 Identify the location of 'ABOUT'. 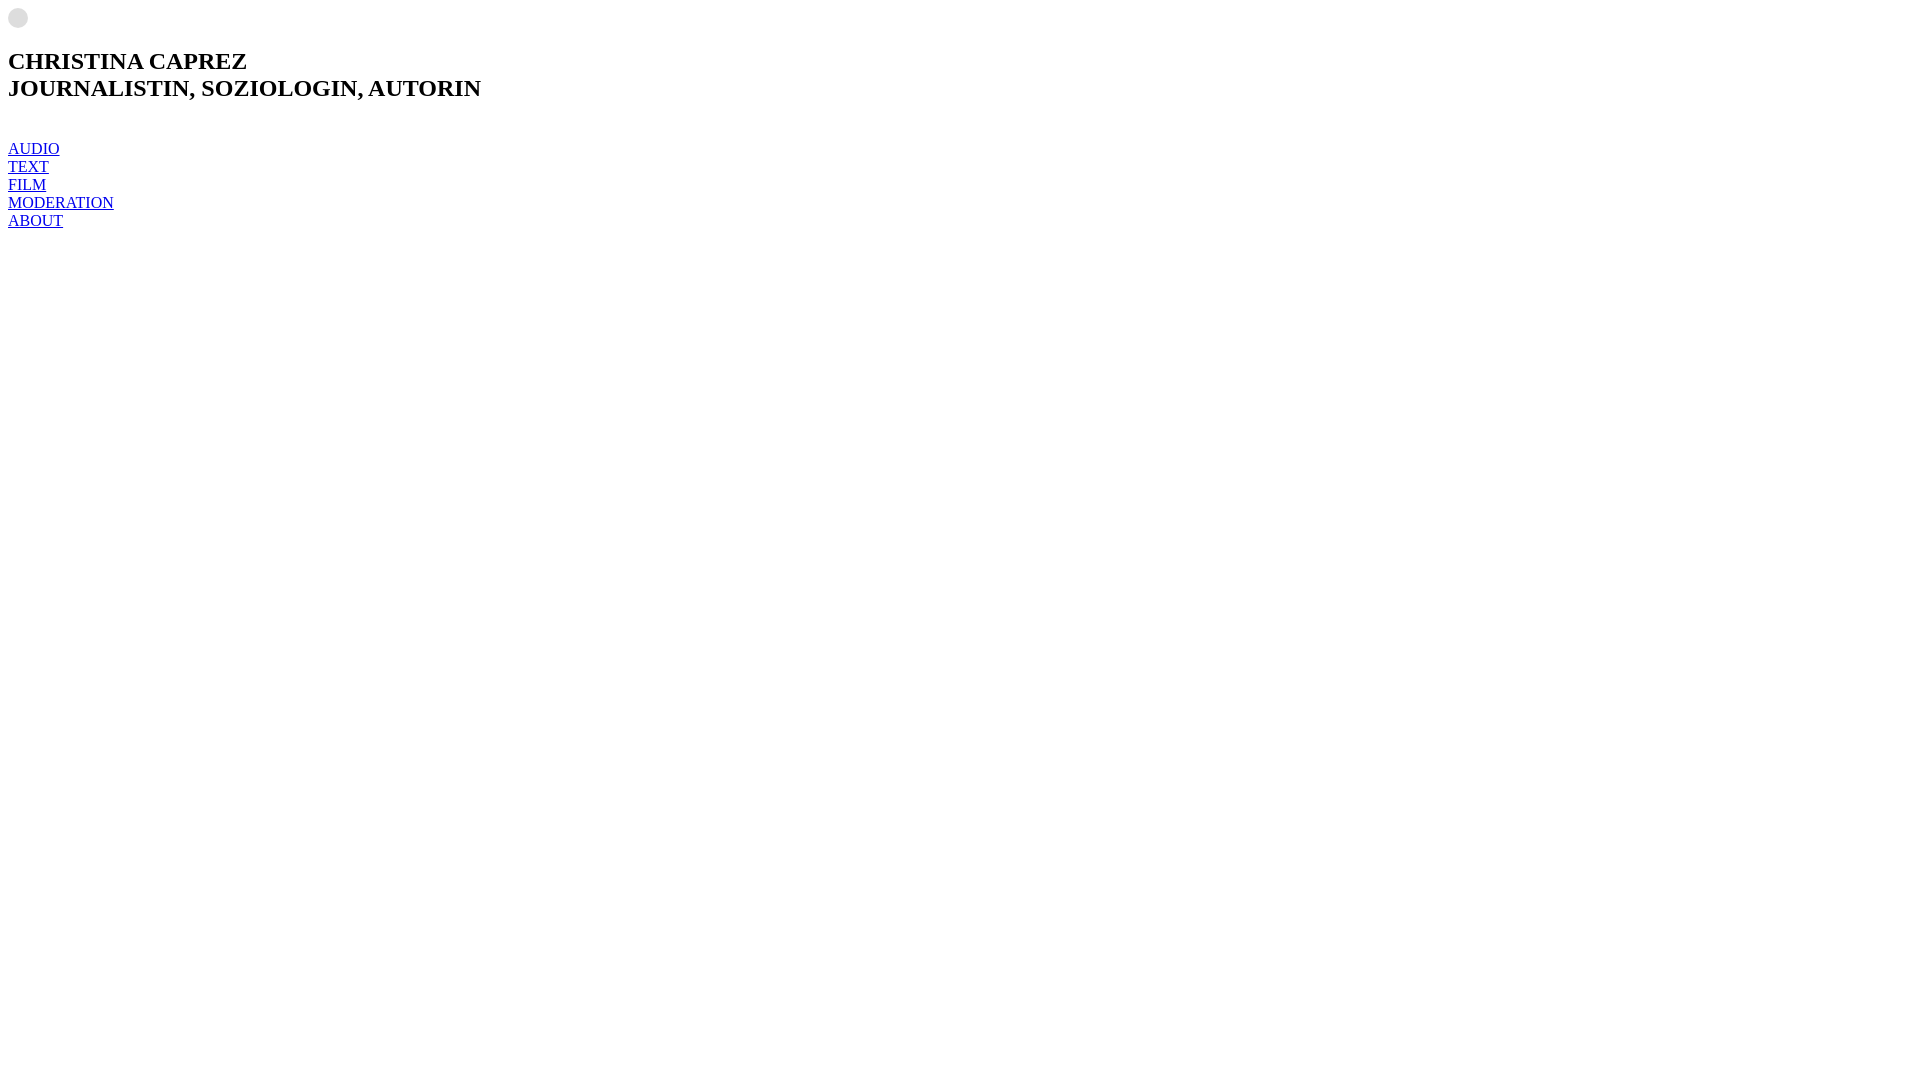
(8, 220).